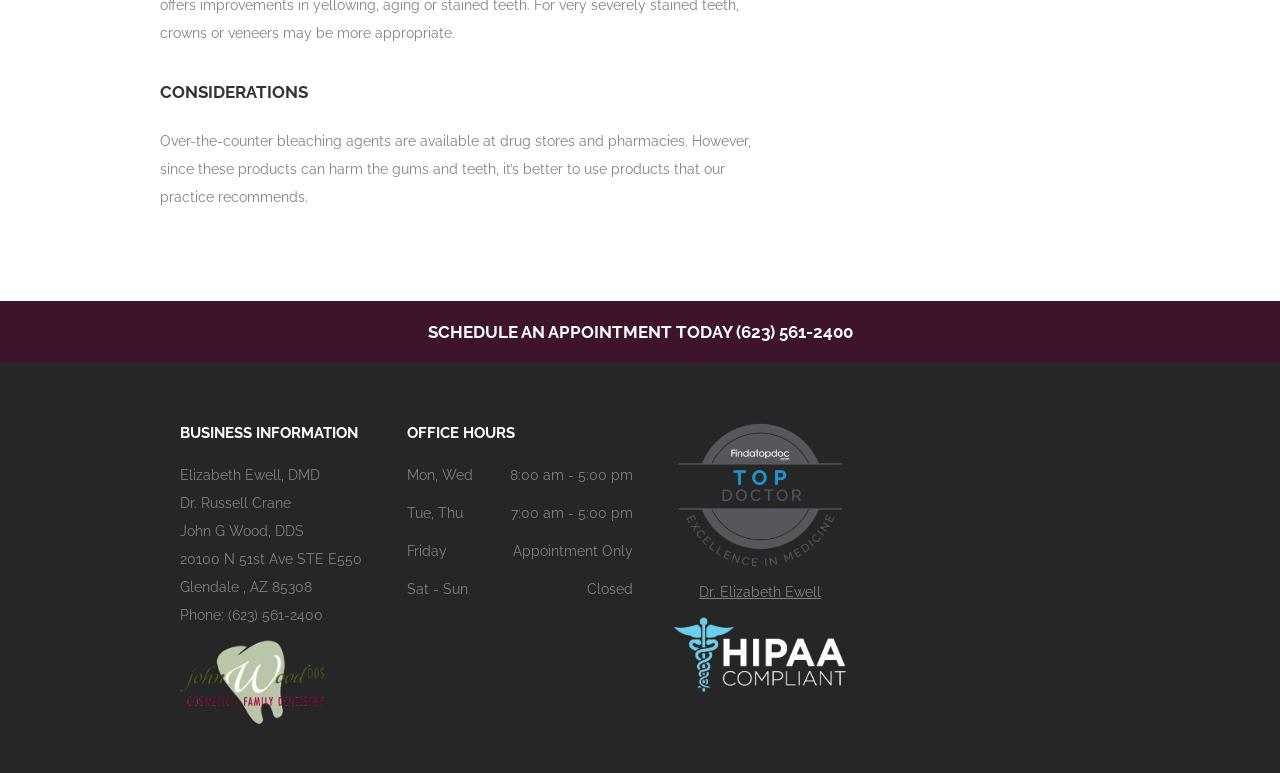  What do you see at coordinates (608, 588) in the screenshot?
I see `'Closed'` at bounding box center [608, 588].